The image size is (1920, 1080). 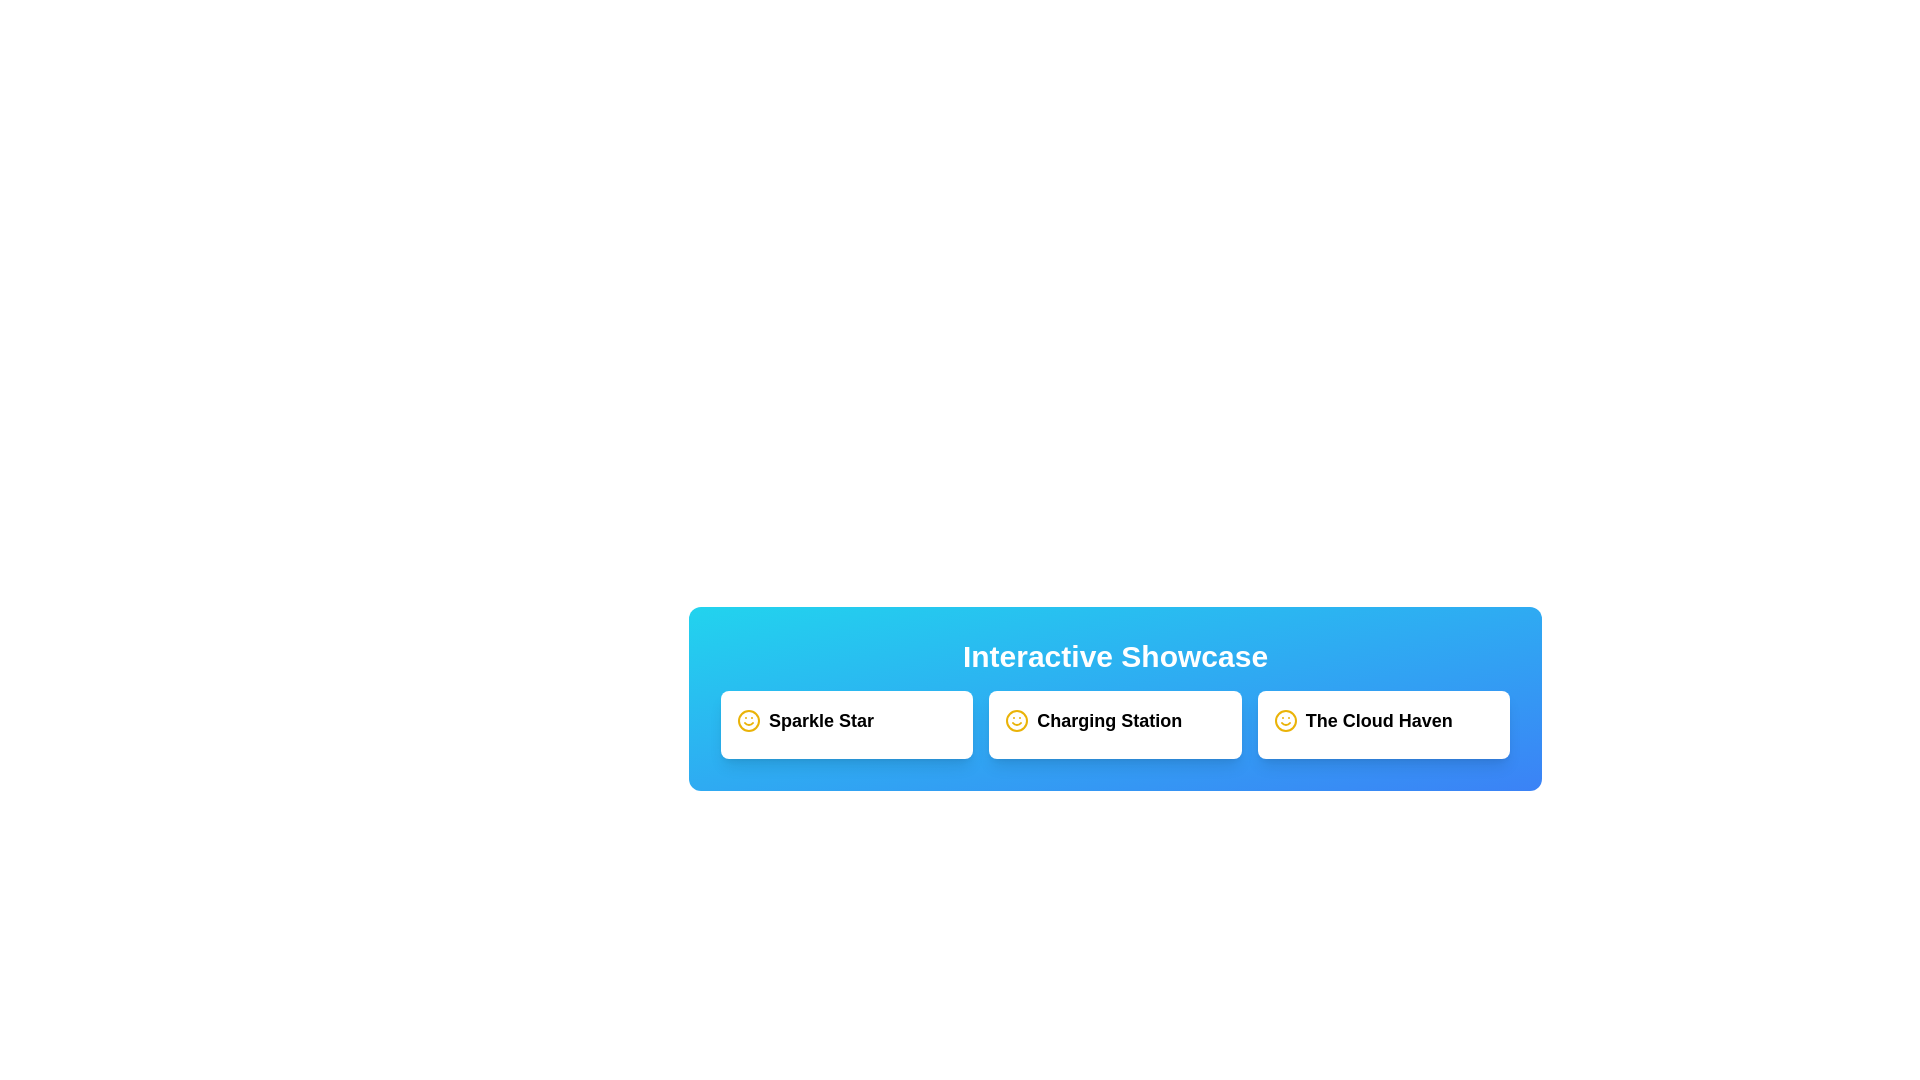 I want to click on the circular SVG graphical component representing a smiley face within the 'Charging Station' button in the Interactive Showcase, so click(x=1285, y=721).